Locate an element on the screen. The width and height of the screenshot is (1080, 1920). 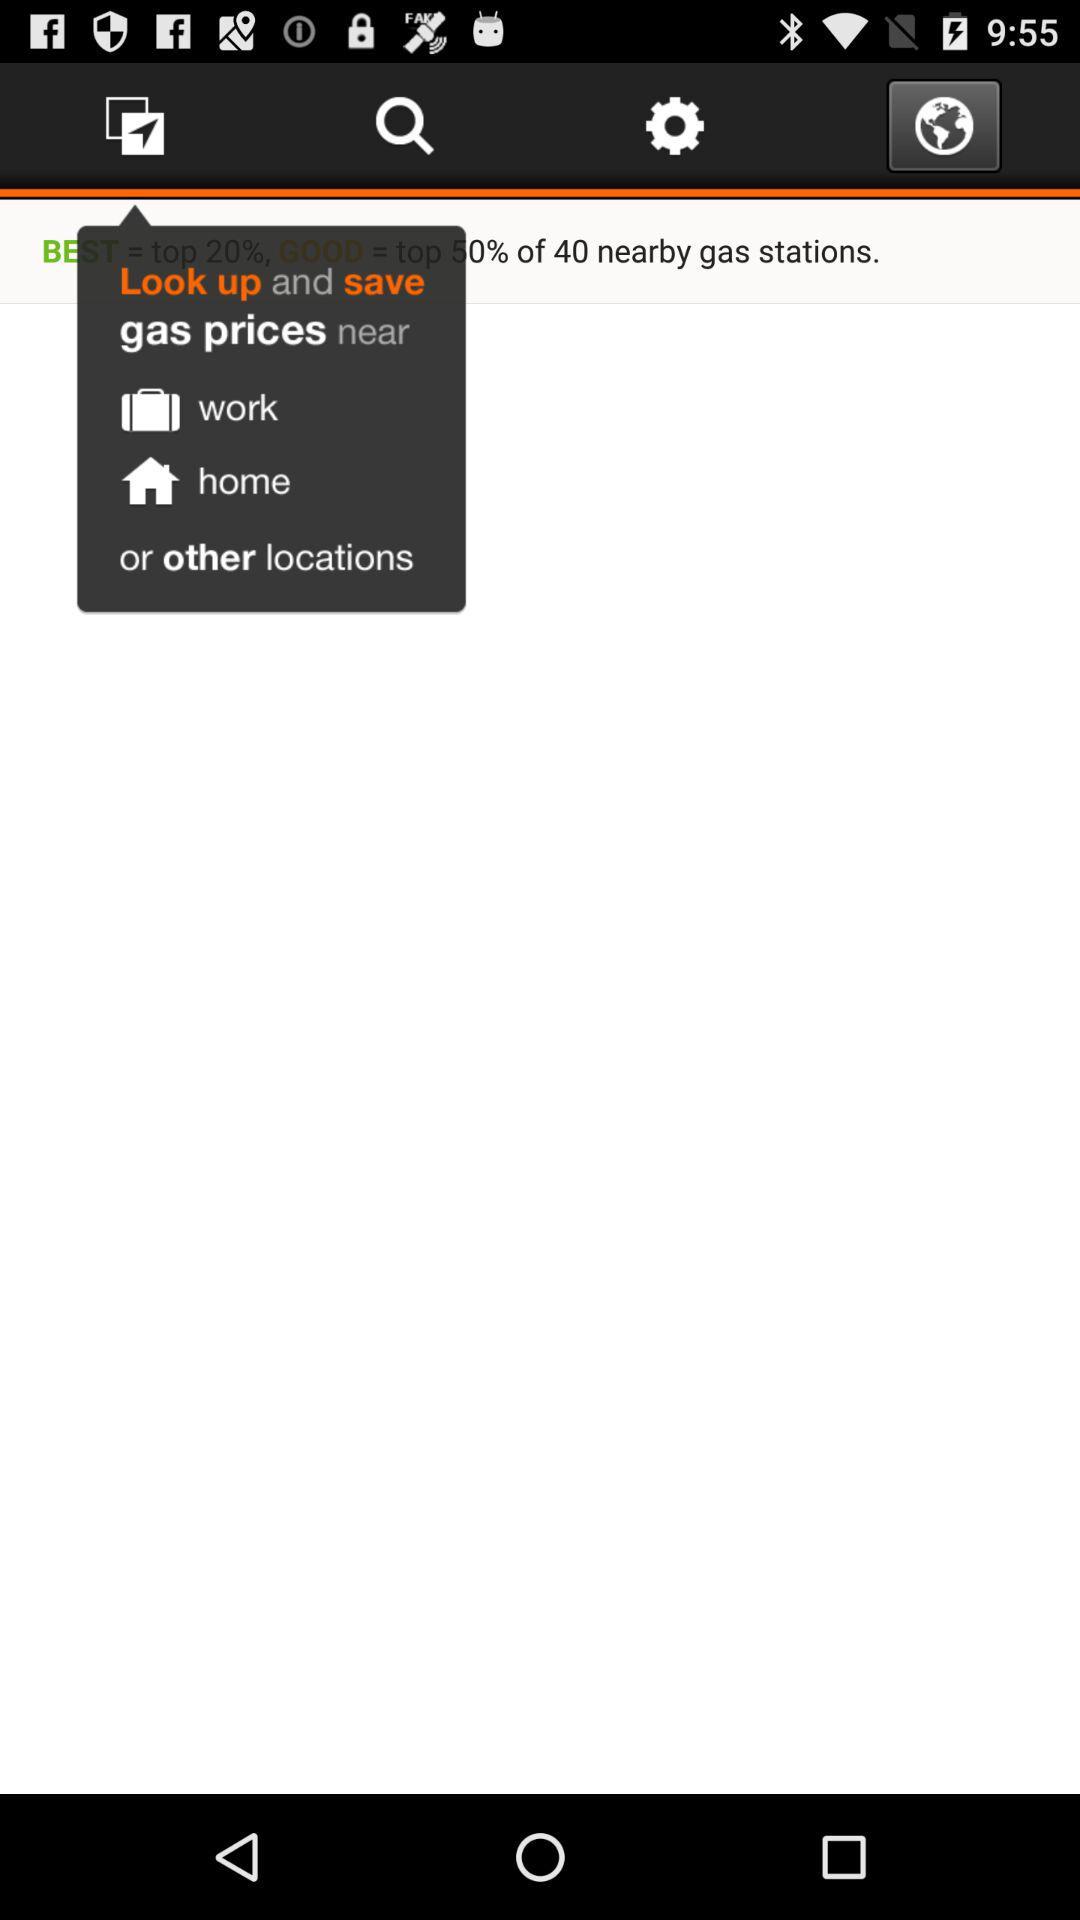
the settings icon is located at coordinates (674, 133).